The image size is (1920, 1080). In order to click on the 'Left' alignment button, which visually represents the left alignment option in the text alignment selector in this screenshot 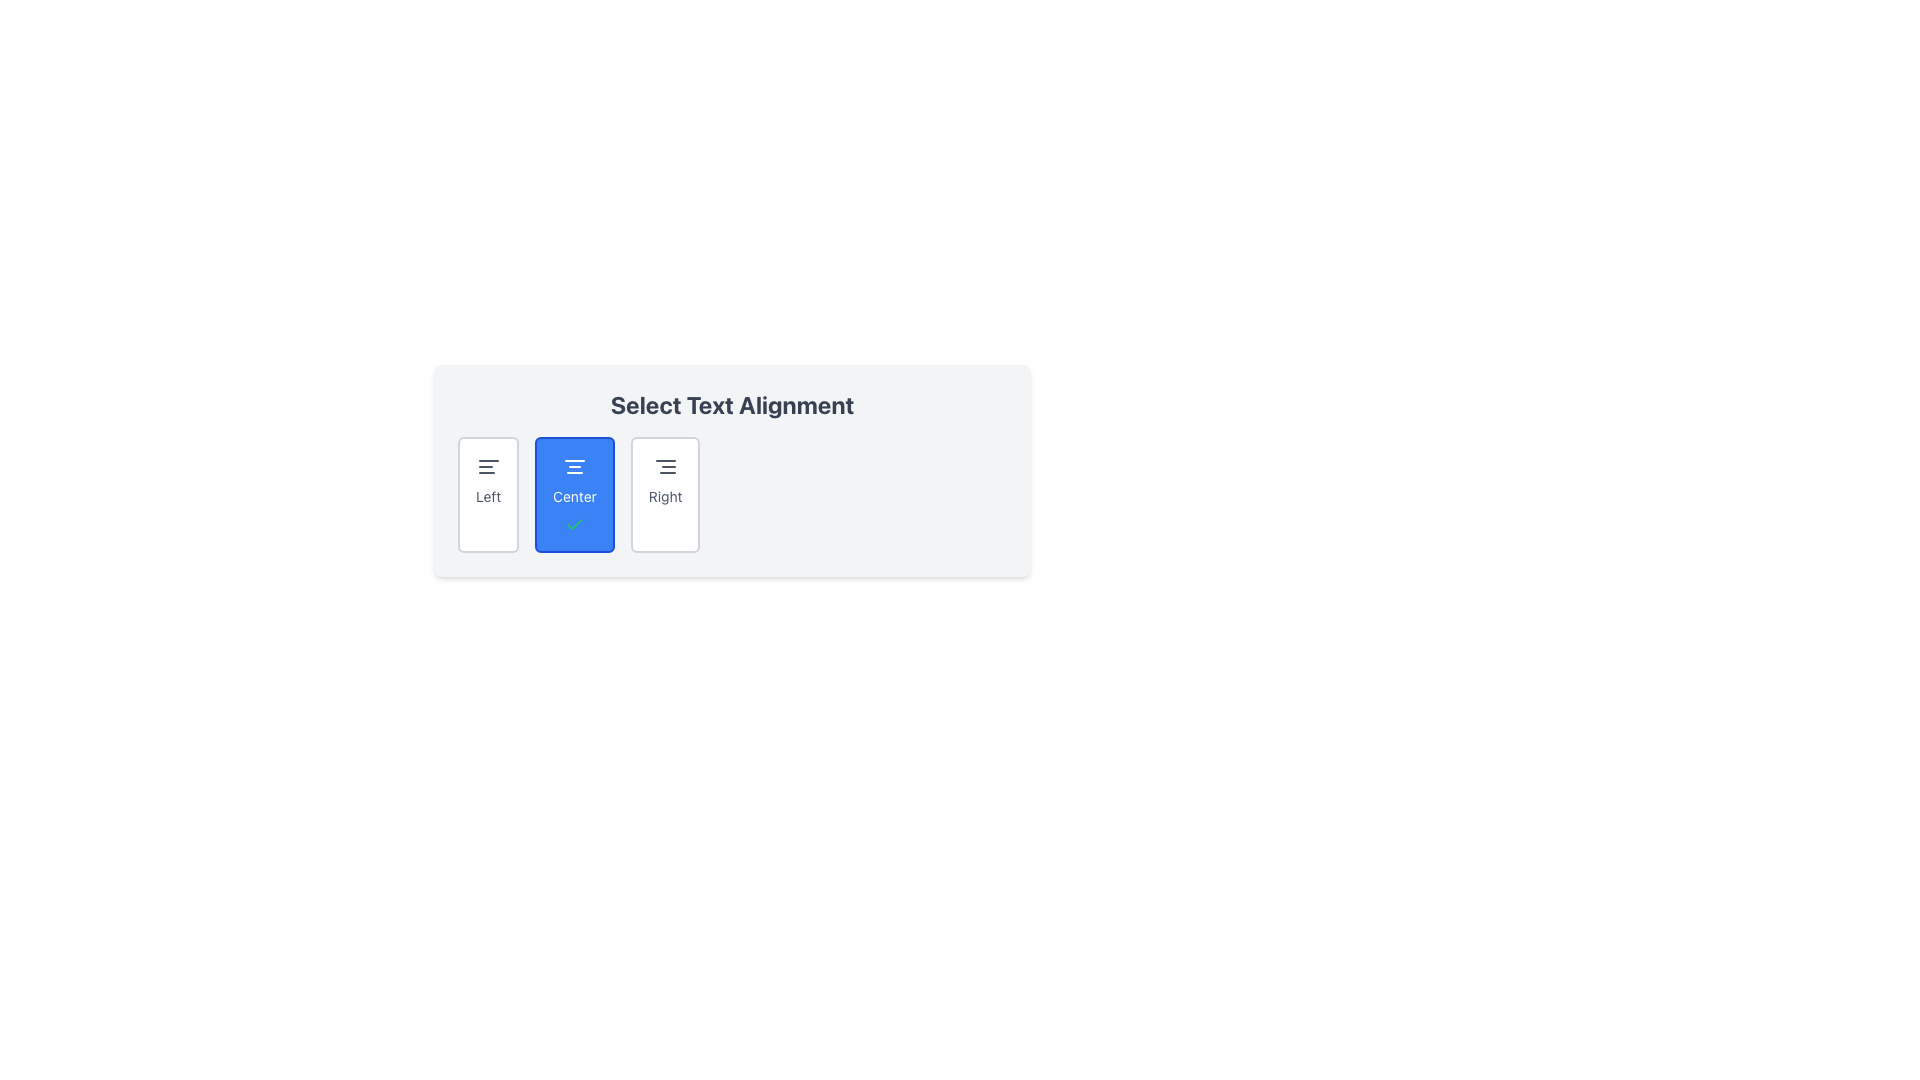, I will do `click(488, 466)`.